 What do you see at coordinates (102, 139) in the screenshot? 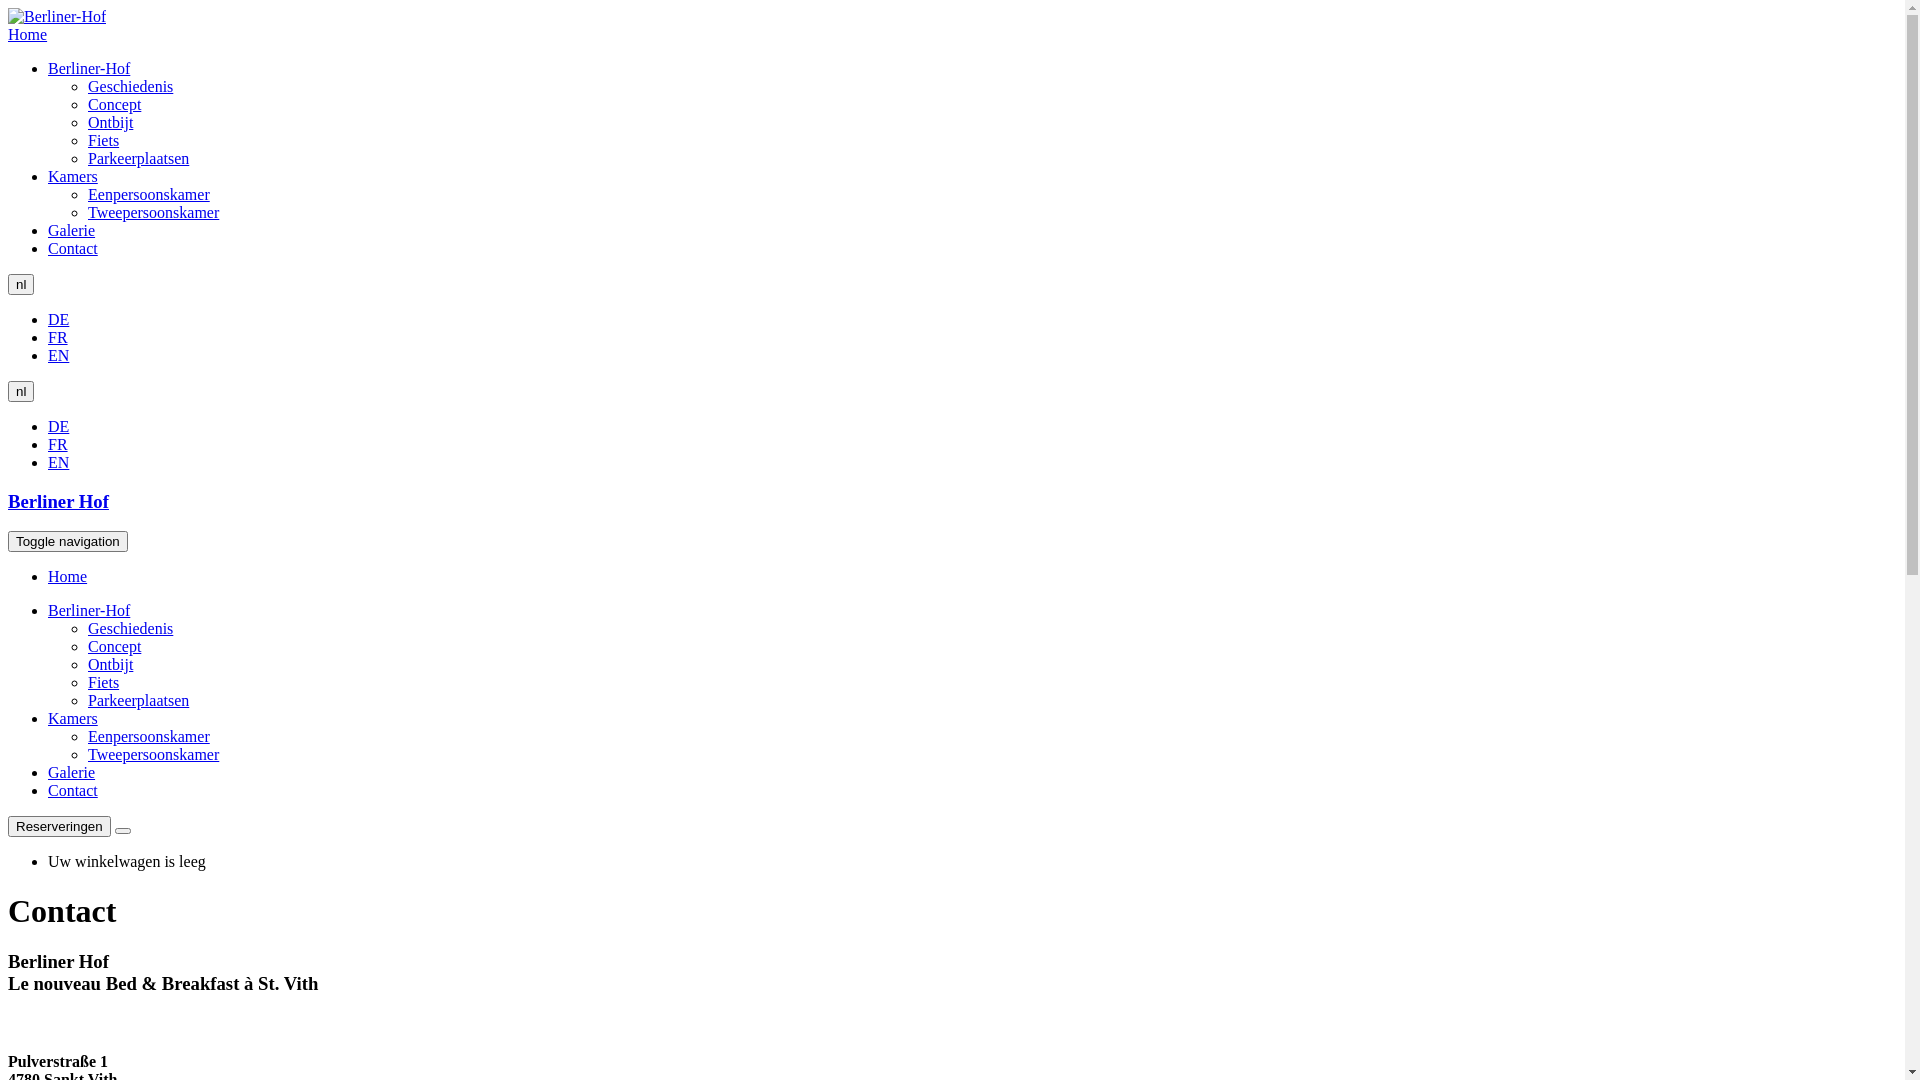
I see `'Fiets'` at bounding box center [102, 139].